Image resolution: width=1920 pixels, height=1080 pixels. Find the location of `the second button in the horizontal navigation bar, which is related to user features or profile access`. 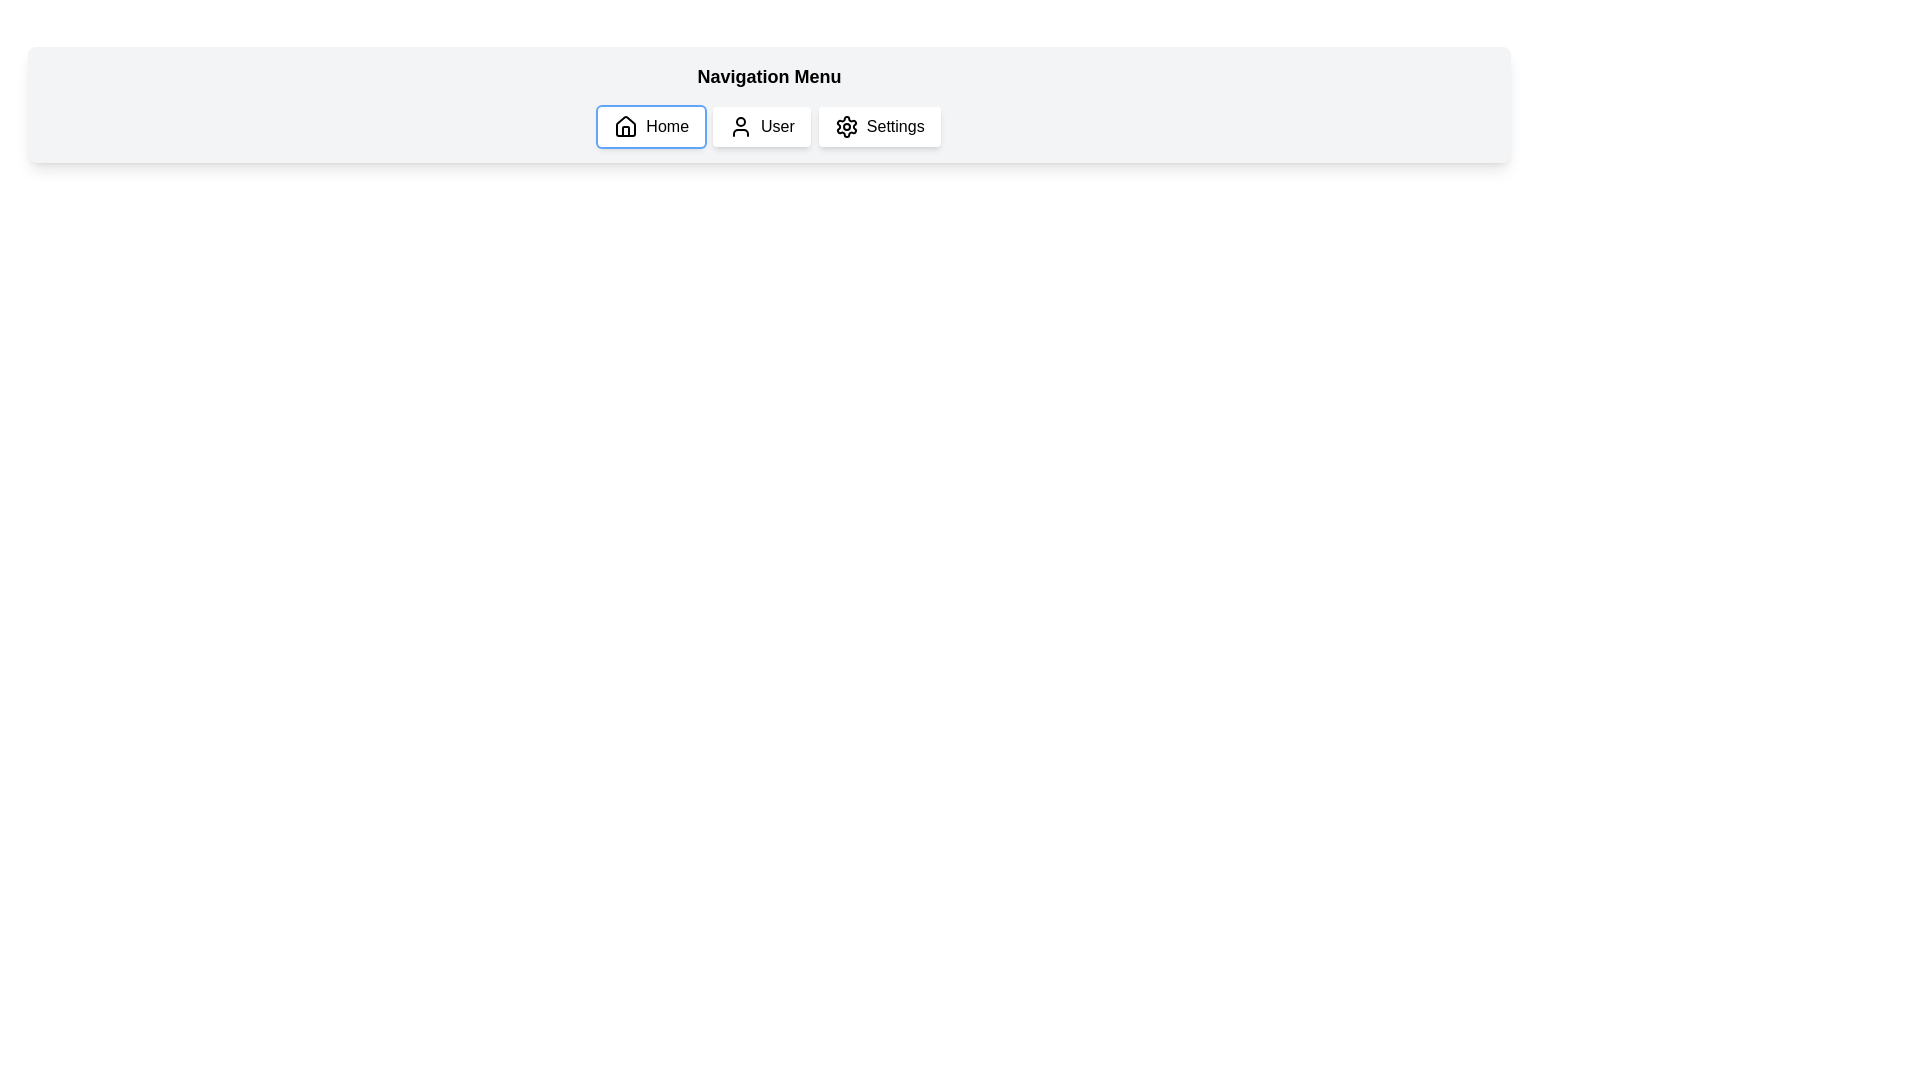

the second button in the horizontal navigation bar, which is related to user features or profile access is located at coordinates (760, 127).